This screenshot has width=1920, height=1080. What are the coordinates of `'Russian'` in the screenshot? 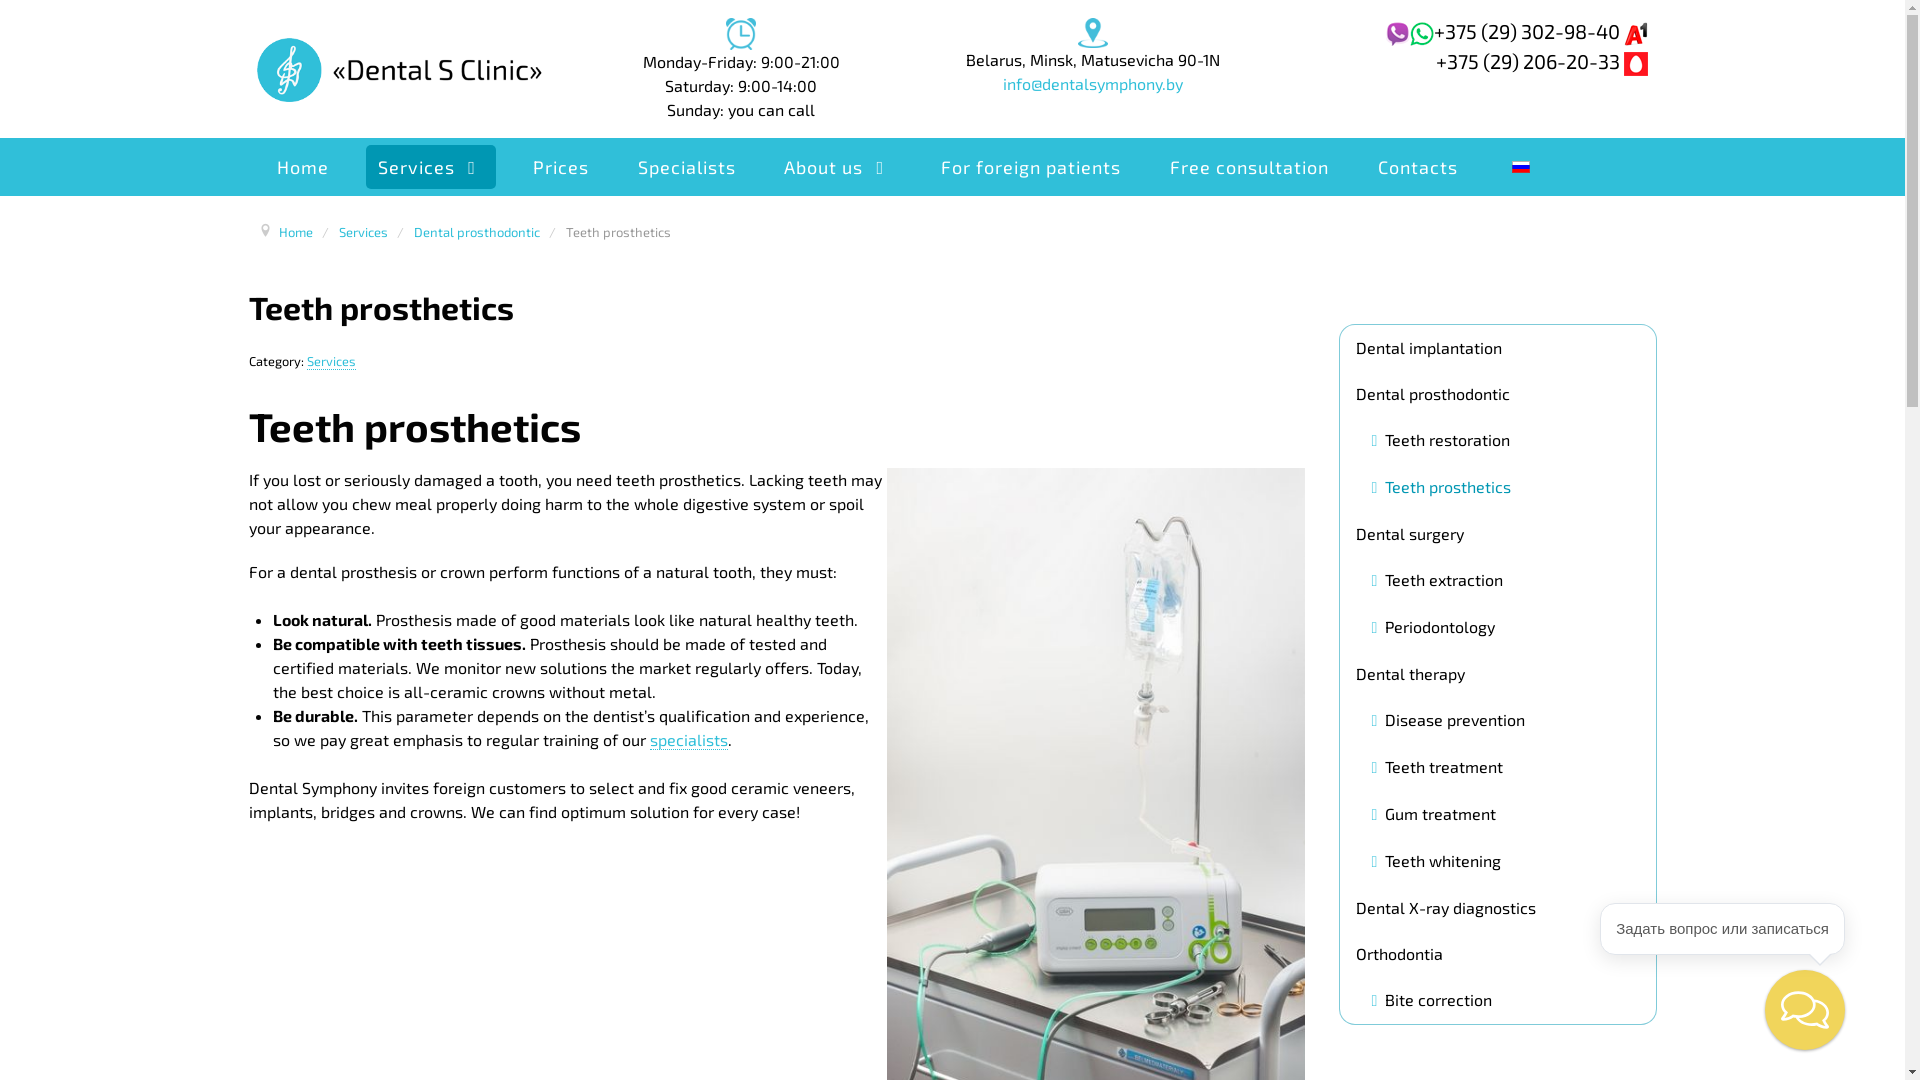 It's located at (1520, 165).